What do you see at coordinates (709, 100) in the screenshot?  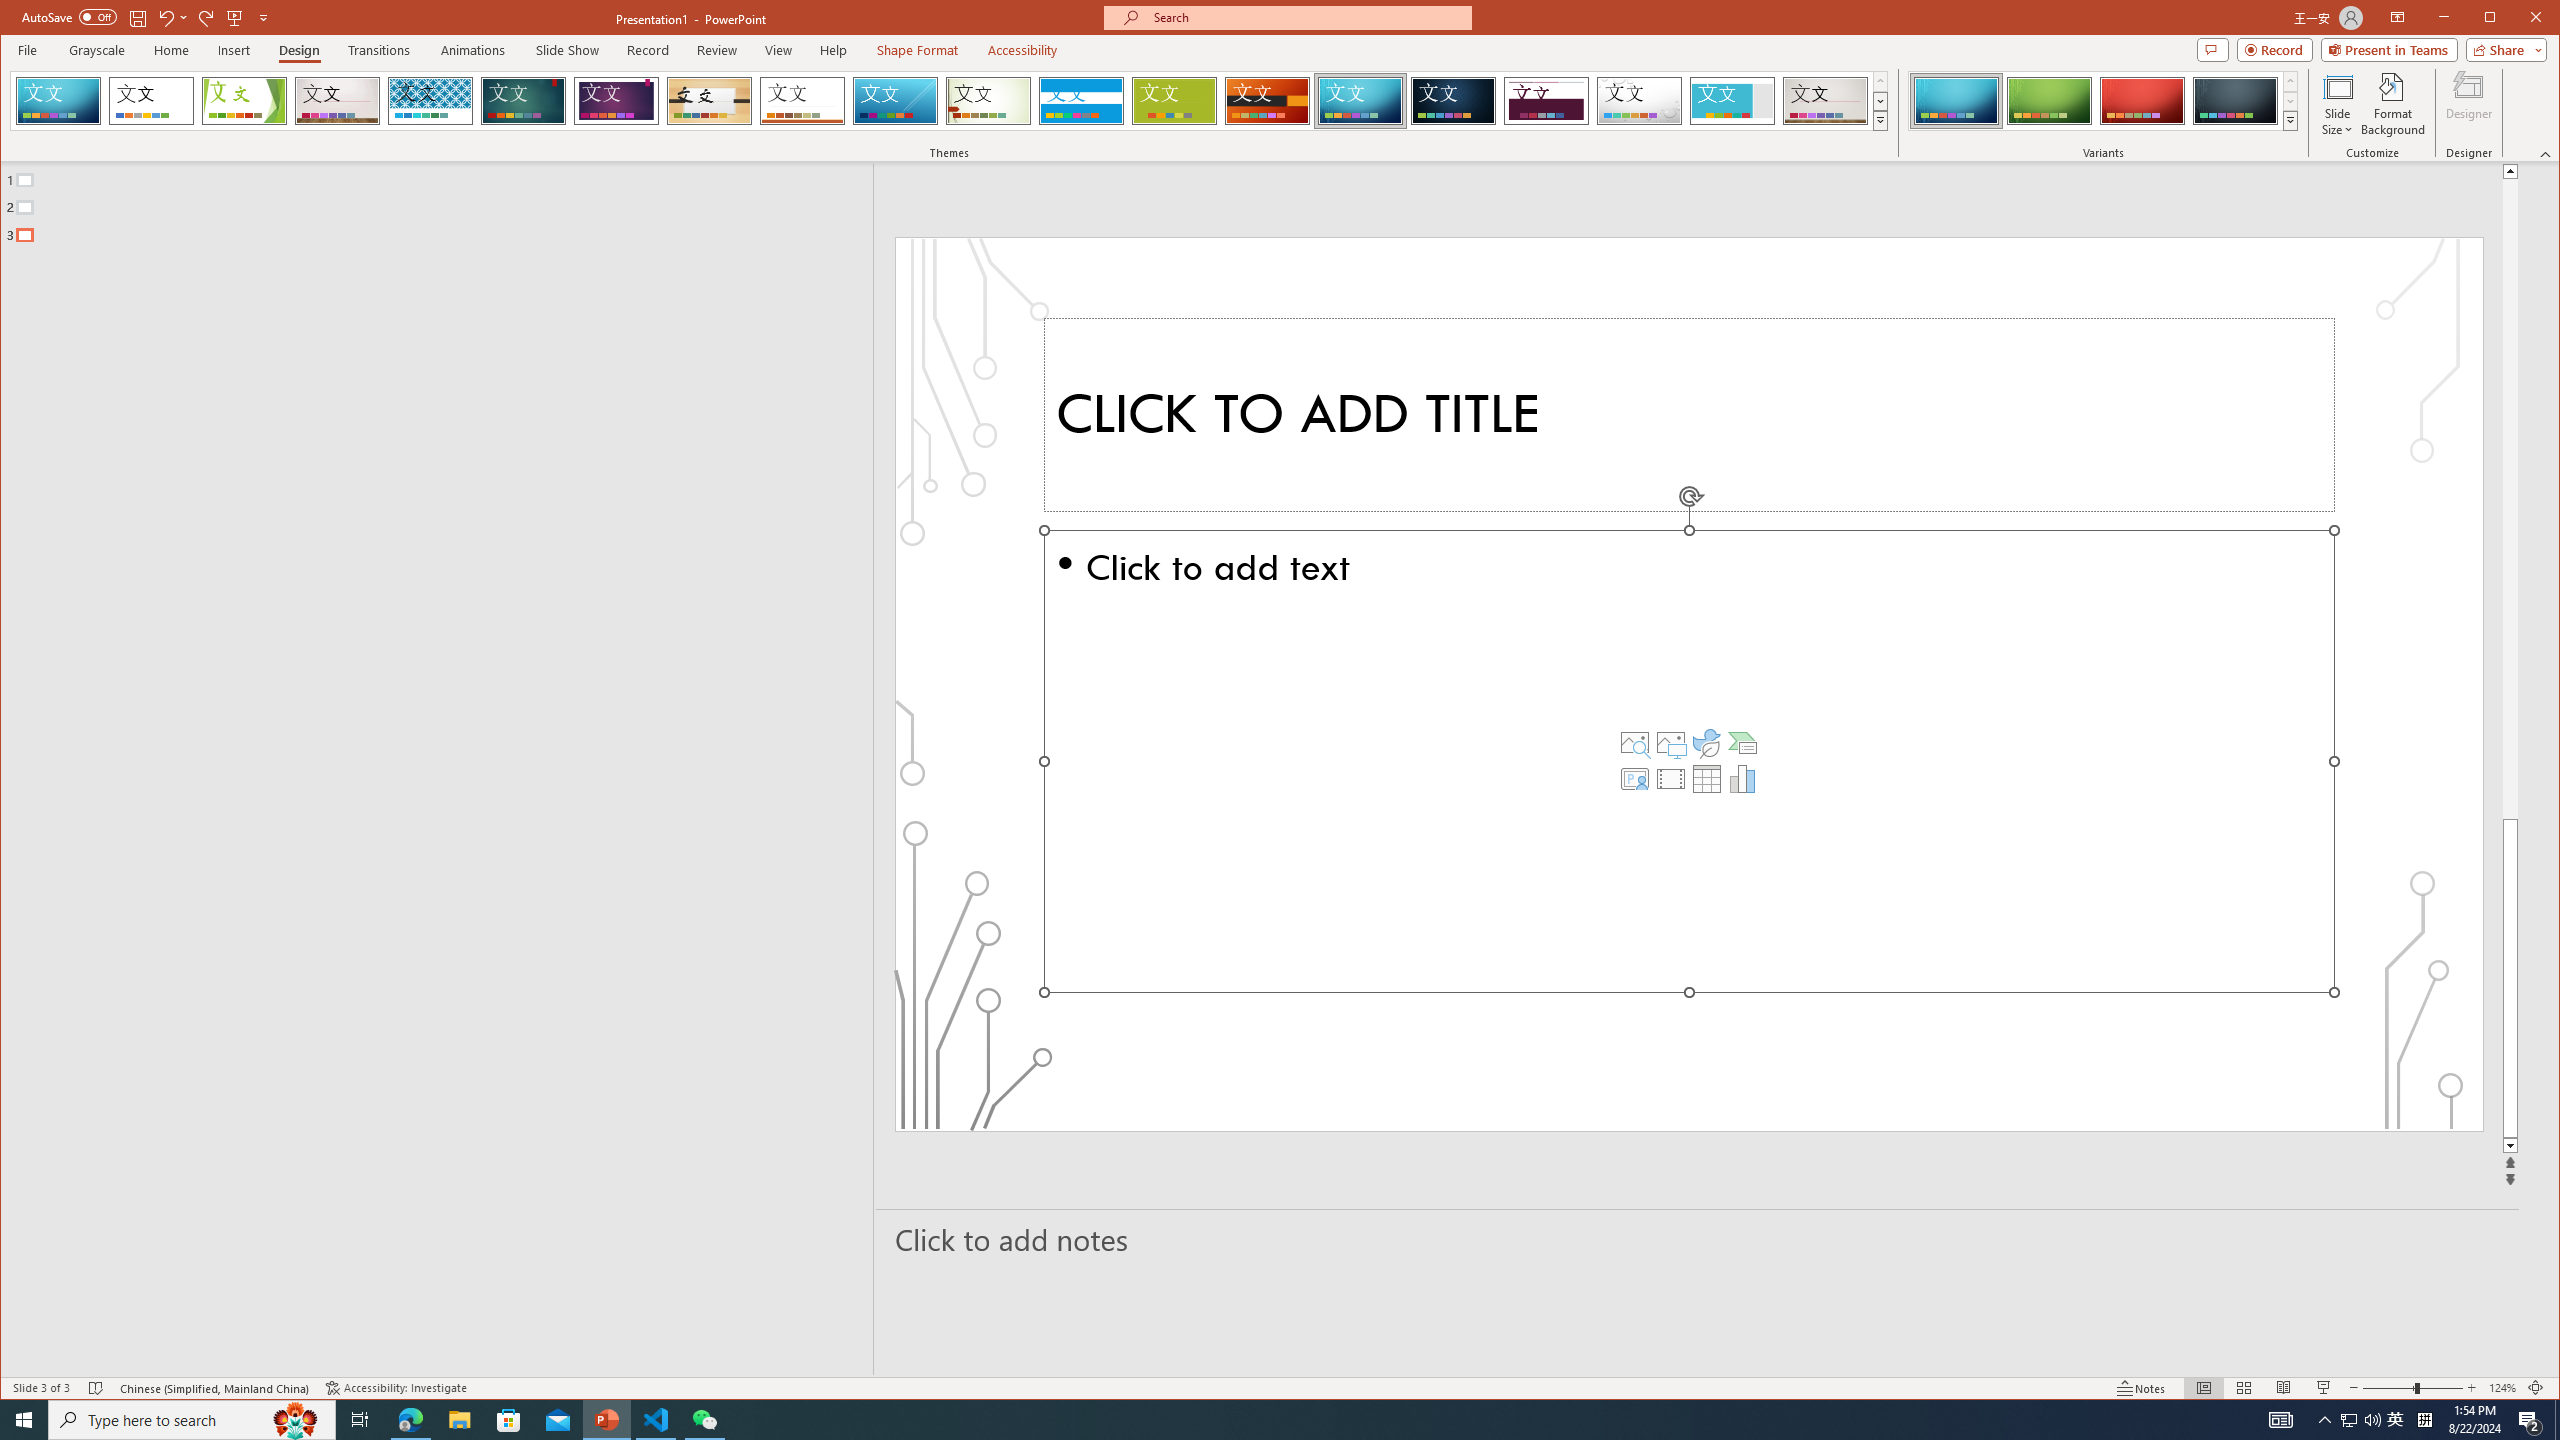 I see `'Organic'` at bounding box center [709, 100].